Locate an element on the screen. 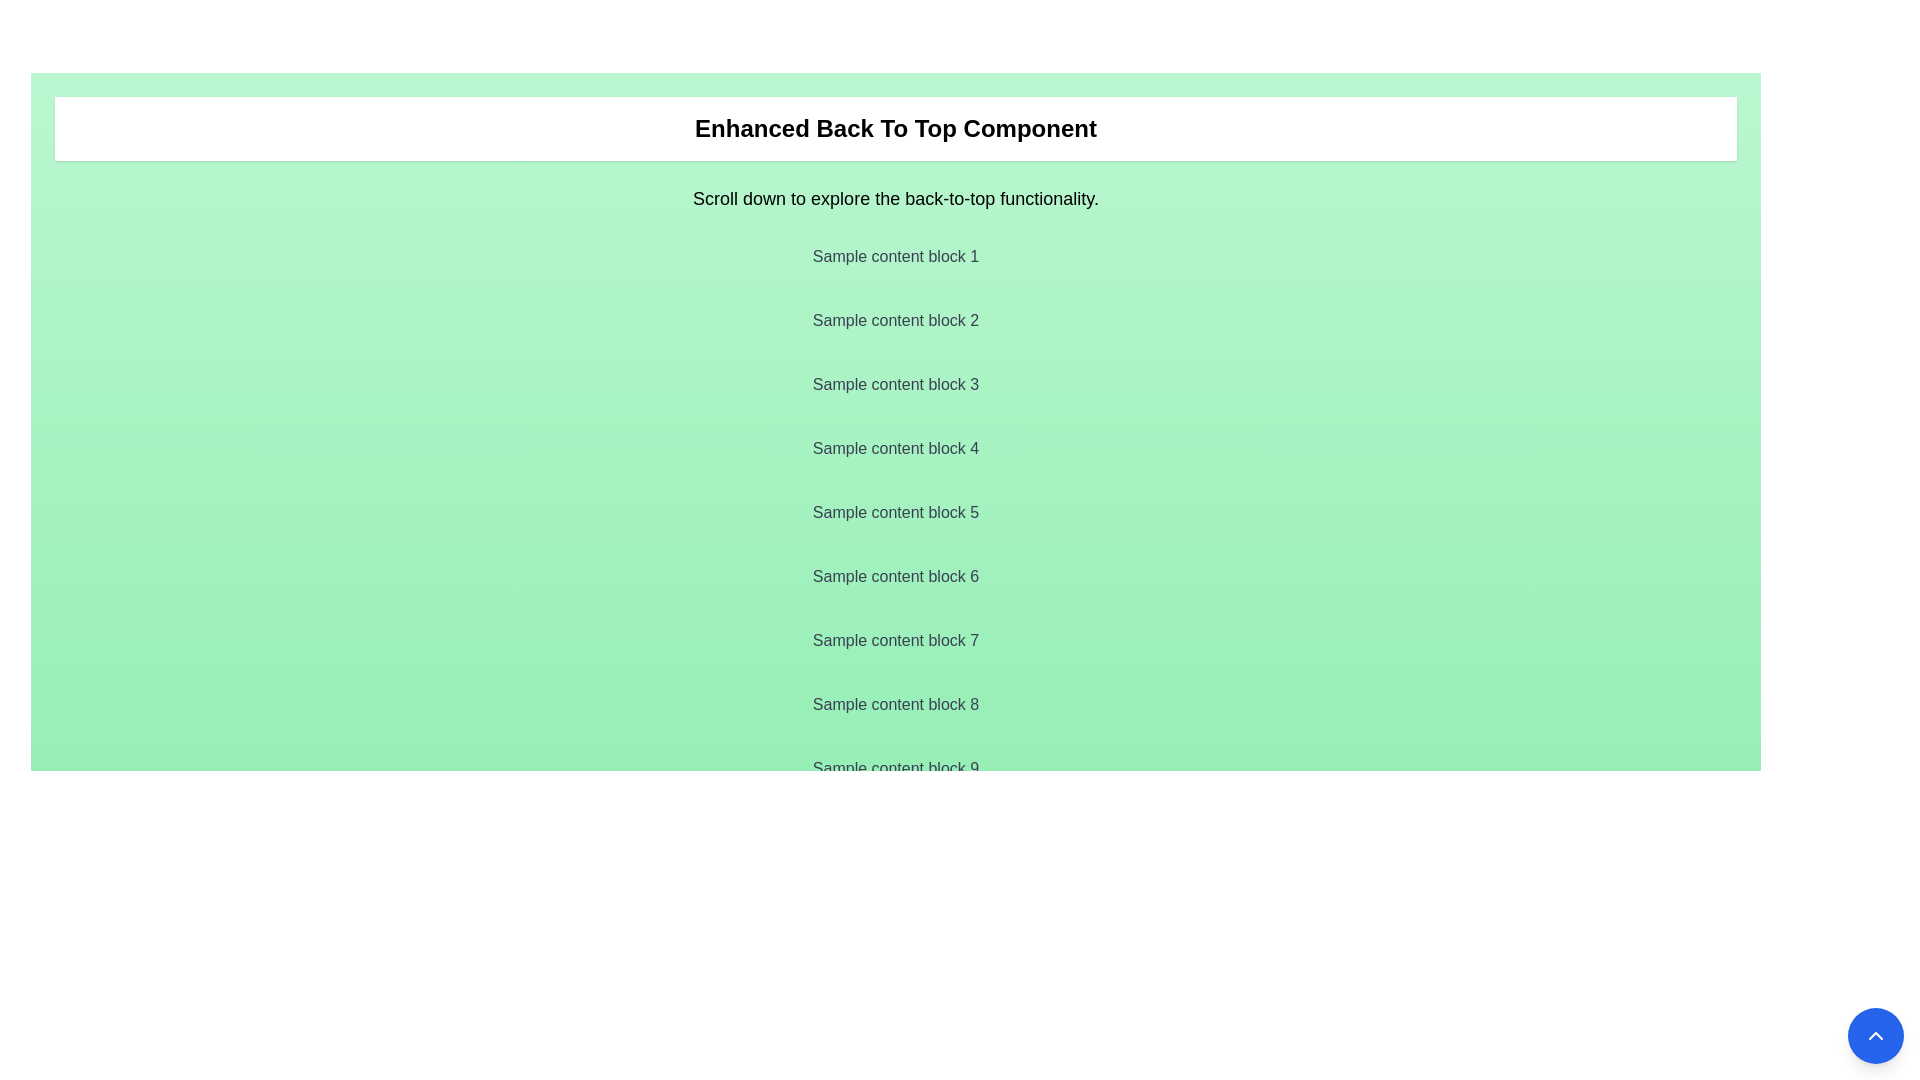 The width and height of the screenshot is (1920, 1080). text from the Text element labeled 'Sample content block 8', which is styled in gray on a light green background and is the eighth item in the 'Sample content block' list is located at coordinates (895, 704).